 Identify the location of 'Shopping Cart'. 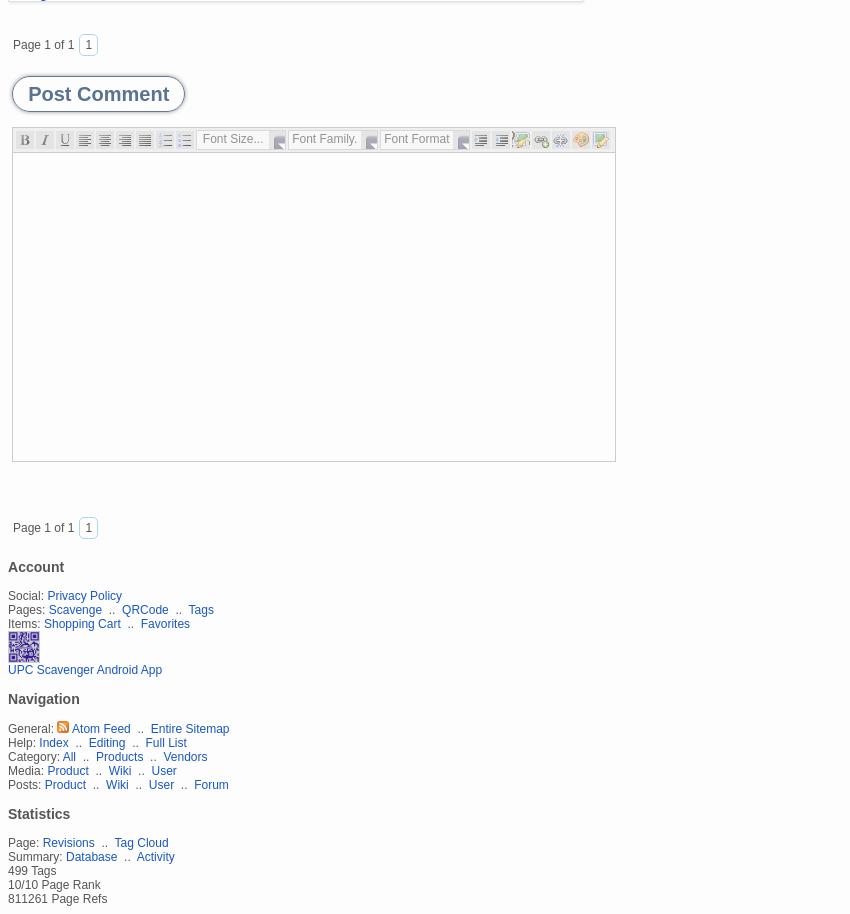
(82, 621).